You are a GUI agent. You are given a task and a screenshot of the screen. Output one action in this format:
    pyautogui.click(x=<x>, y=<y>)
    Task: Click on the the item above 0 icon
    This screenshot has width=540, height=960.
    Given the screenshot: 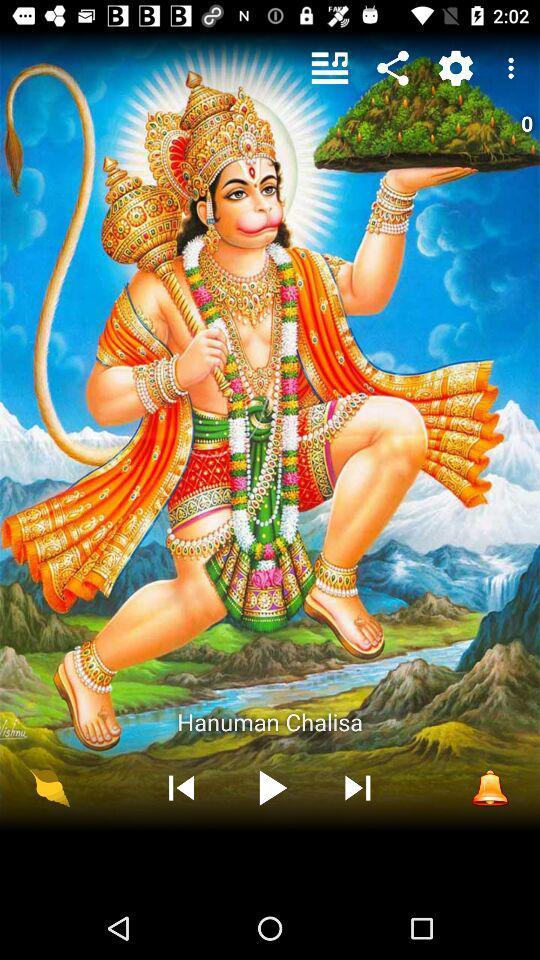 What is the action you would take?
    pyautogui.click(x=513, y=68)
    